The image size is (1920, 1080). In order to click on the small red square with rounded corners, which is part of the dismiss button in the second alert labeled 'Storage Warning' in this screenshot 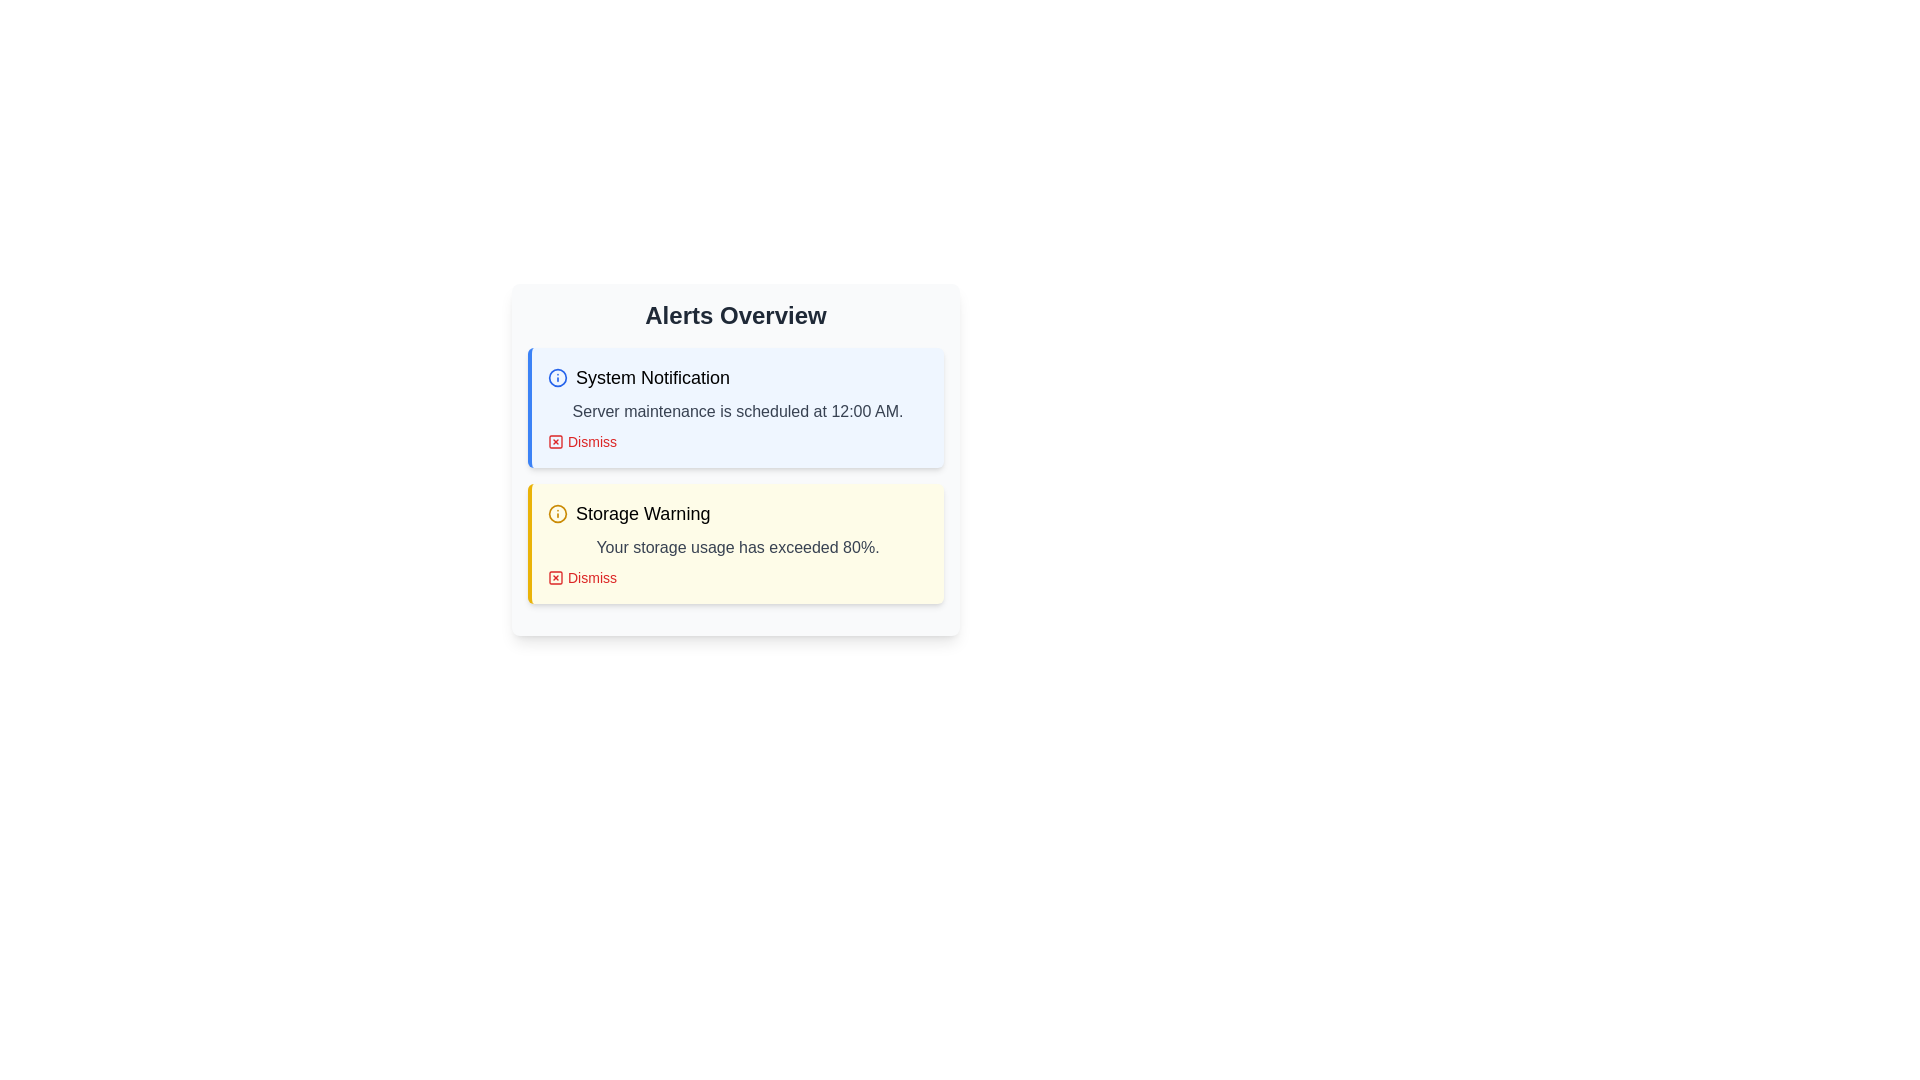, I will do `click(556, 578)`.